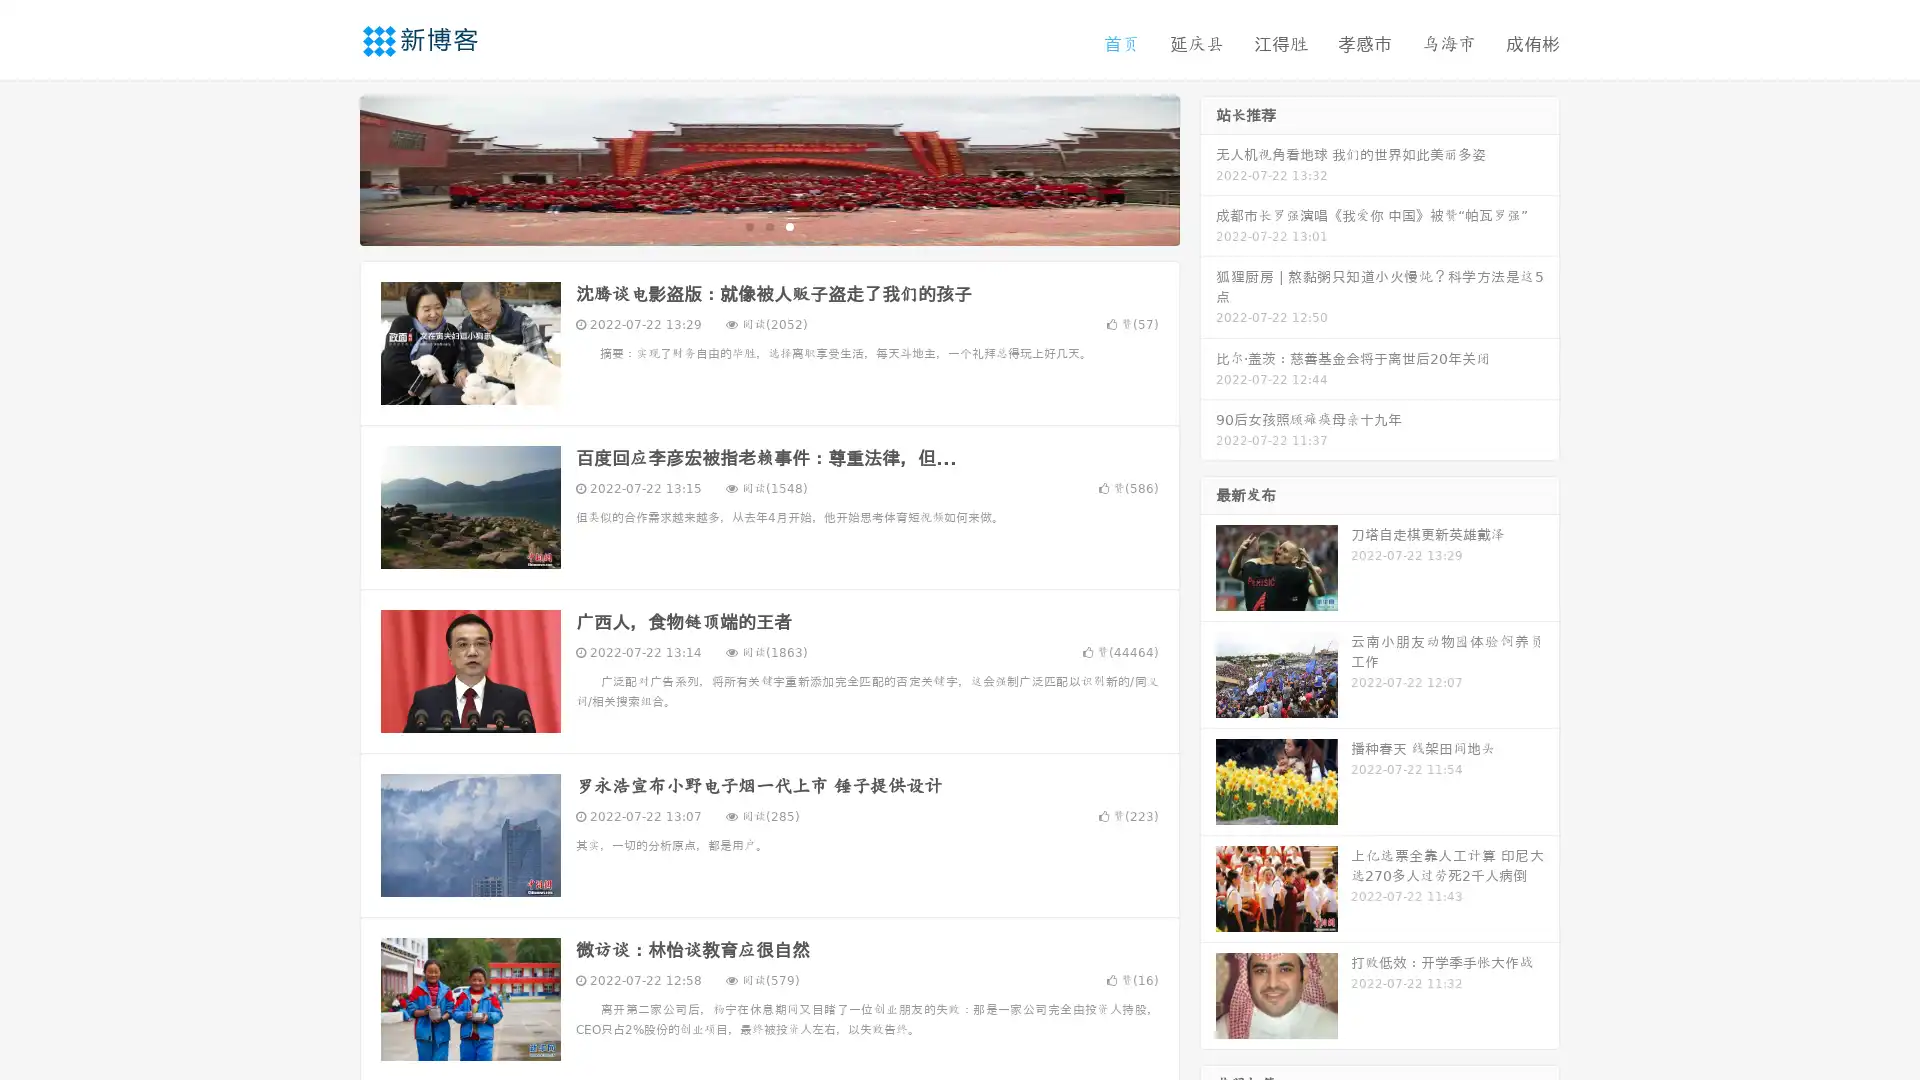  Describe the element at coordinates (330, 168) in the screenshot. I see `Previous slide` at that location.